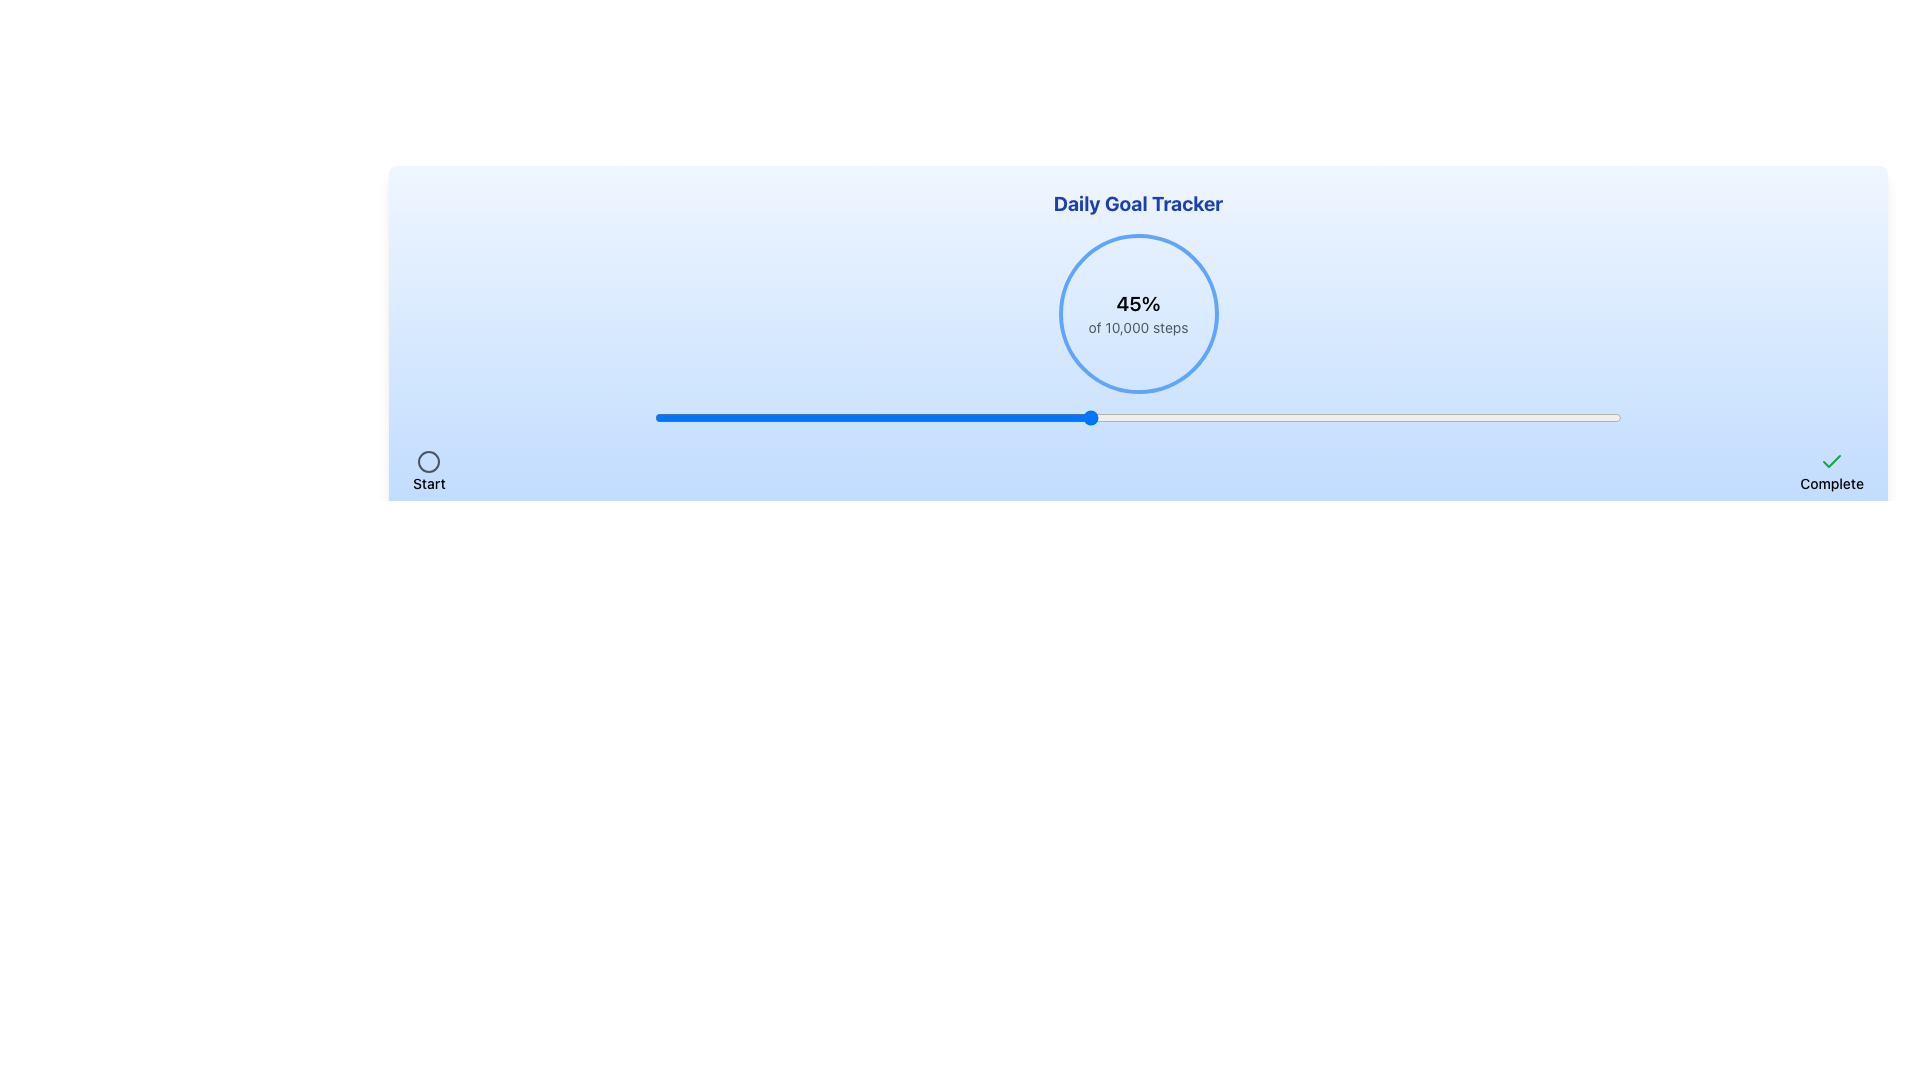 Image resolution: width=1920 pixels, height=1080 pixels. I want to click on the slider value, so click(1534, 416).